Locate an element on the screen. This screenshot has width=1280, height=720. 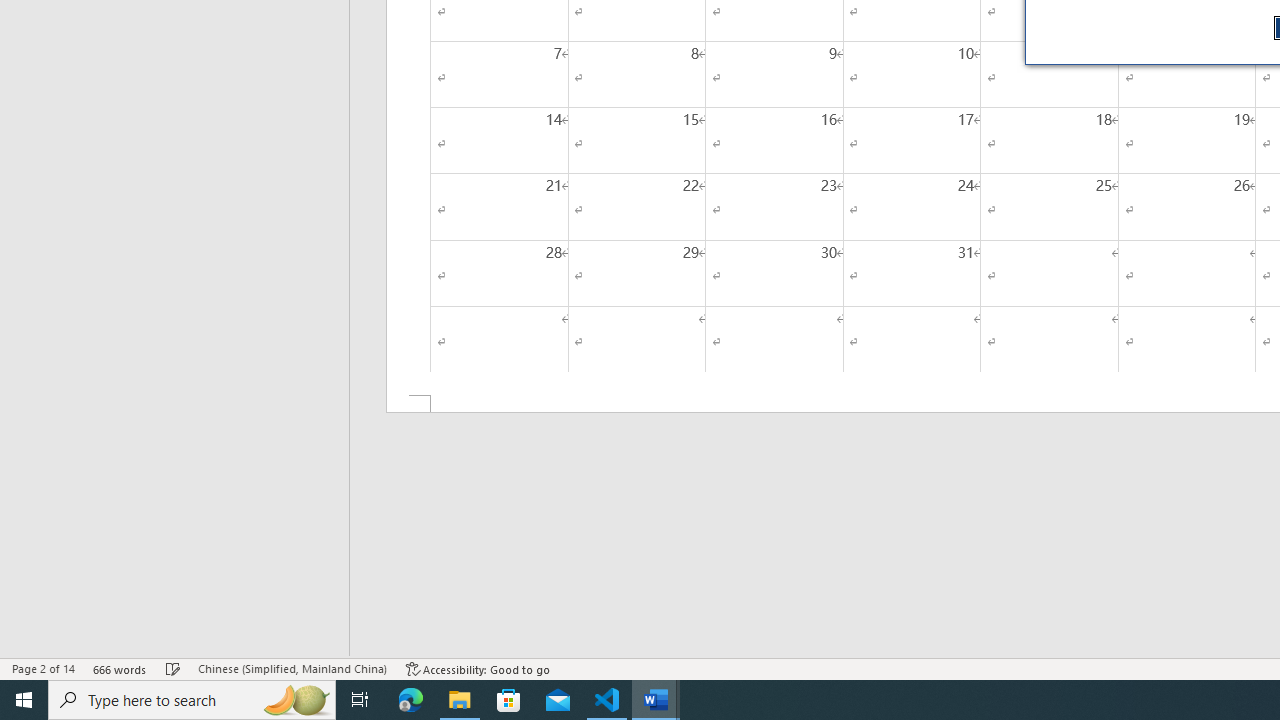
'File Explorer - 1 running window' is located at coordinates (459, 698).